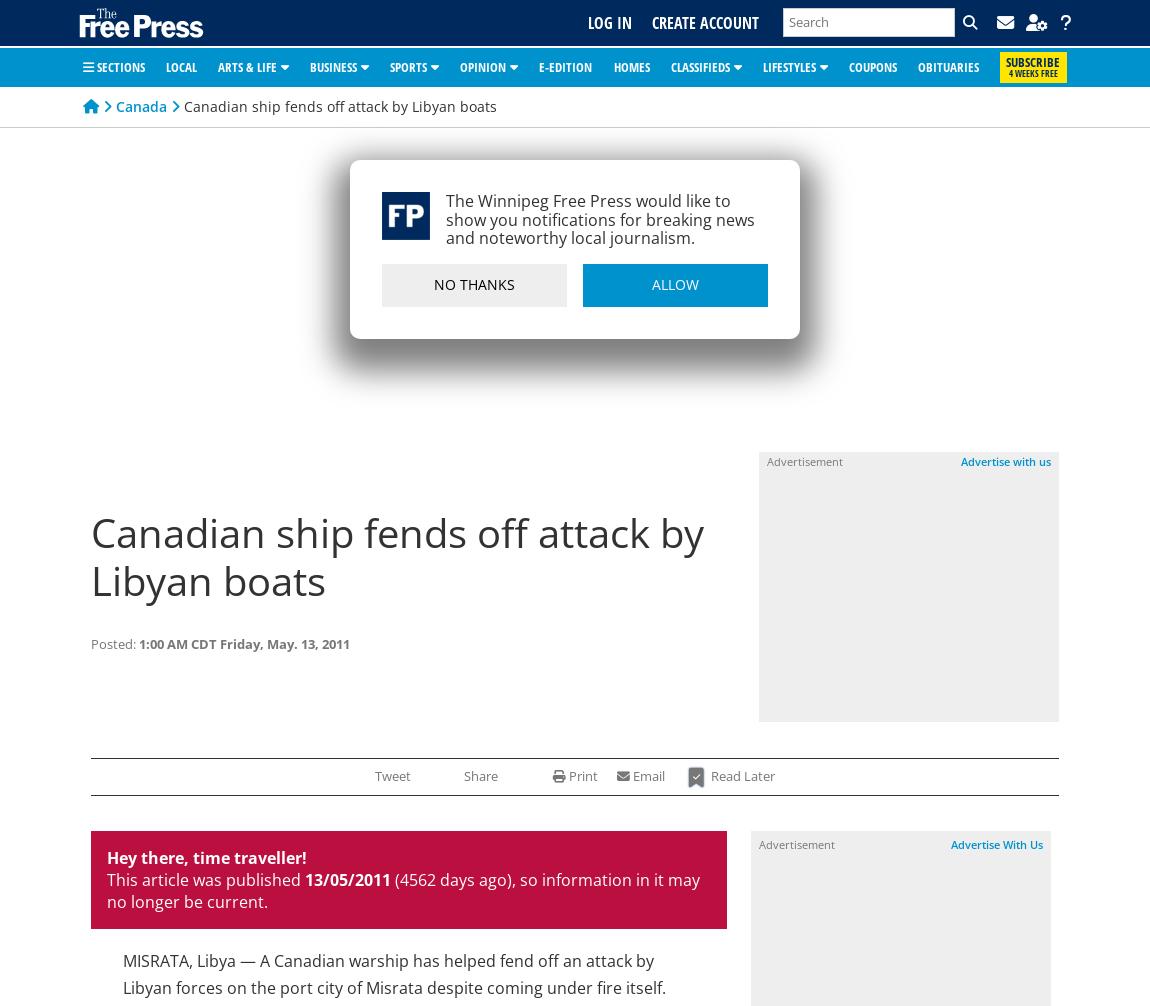 This screenshot has height=1006, width=1150. What do you see at coordinates (408, 65) in the screenshot?
I see `'Sports'` at bounding box center [408, 65].